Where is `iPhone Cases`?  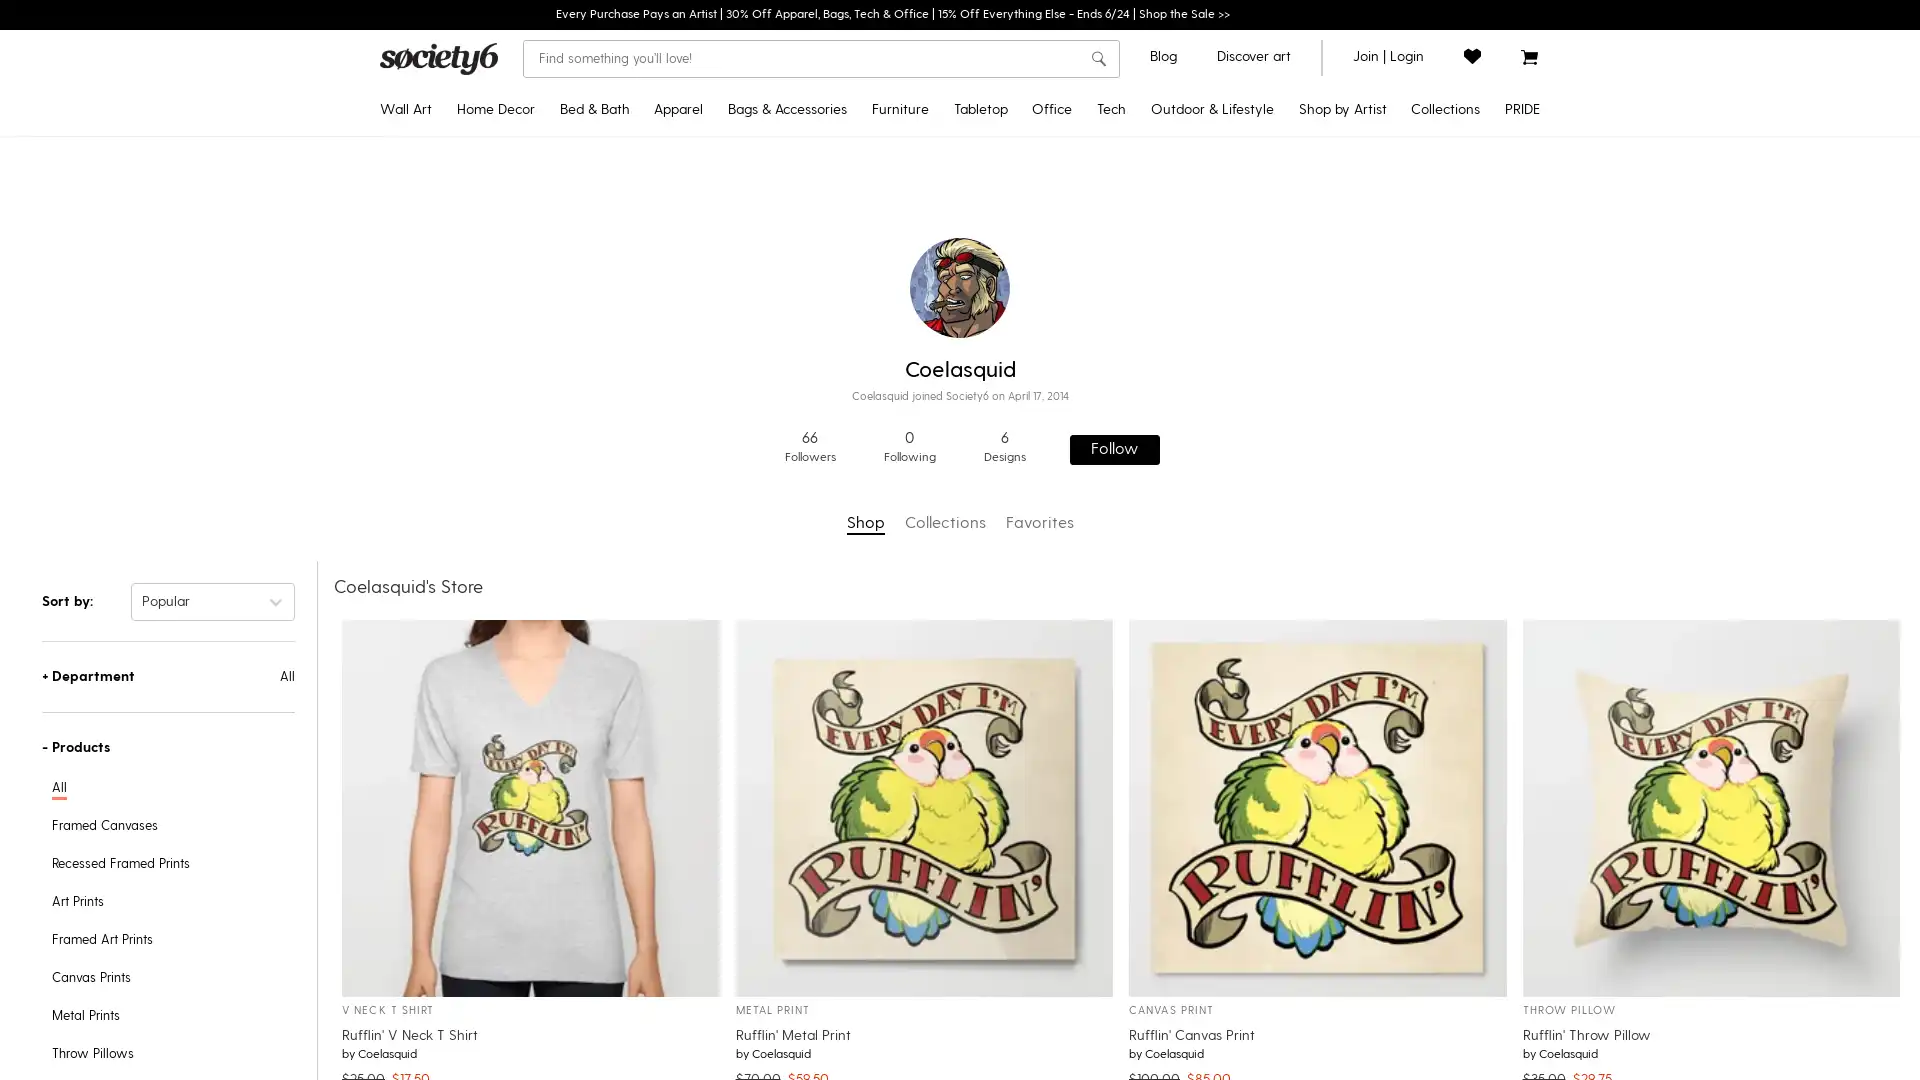
iPhone Cases is located at coordinates (1182, 160).